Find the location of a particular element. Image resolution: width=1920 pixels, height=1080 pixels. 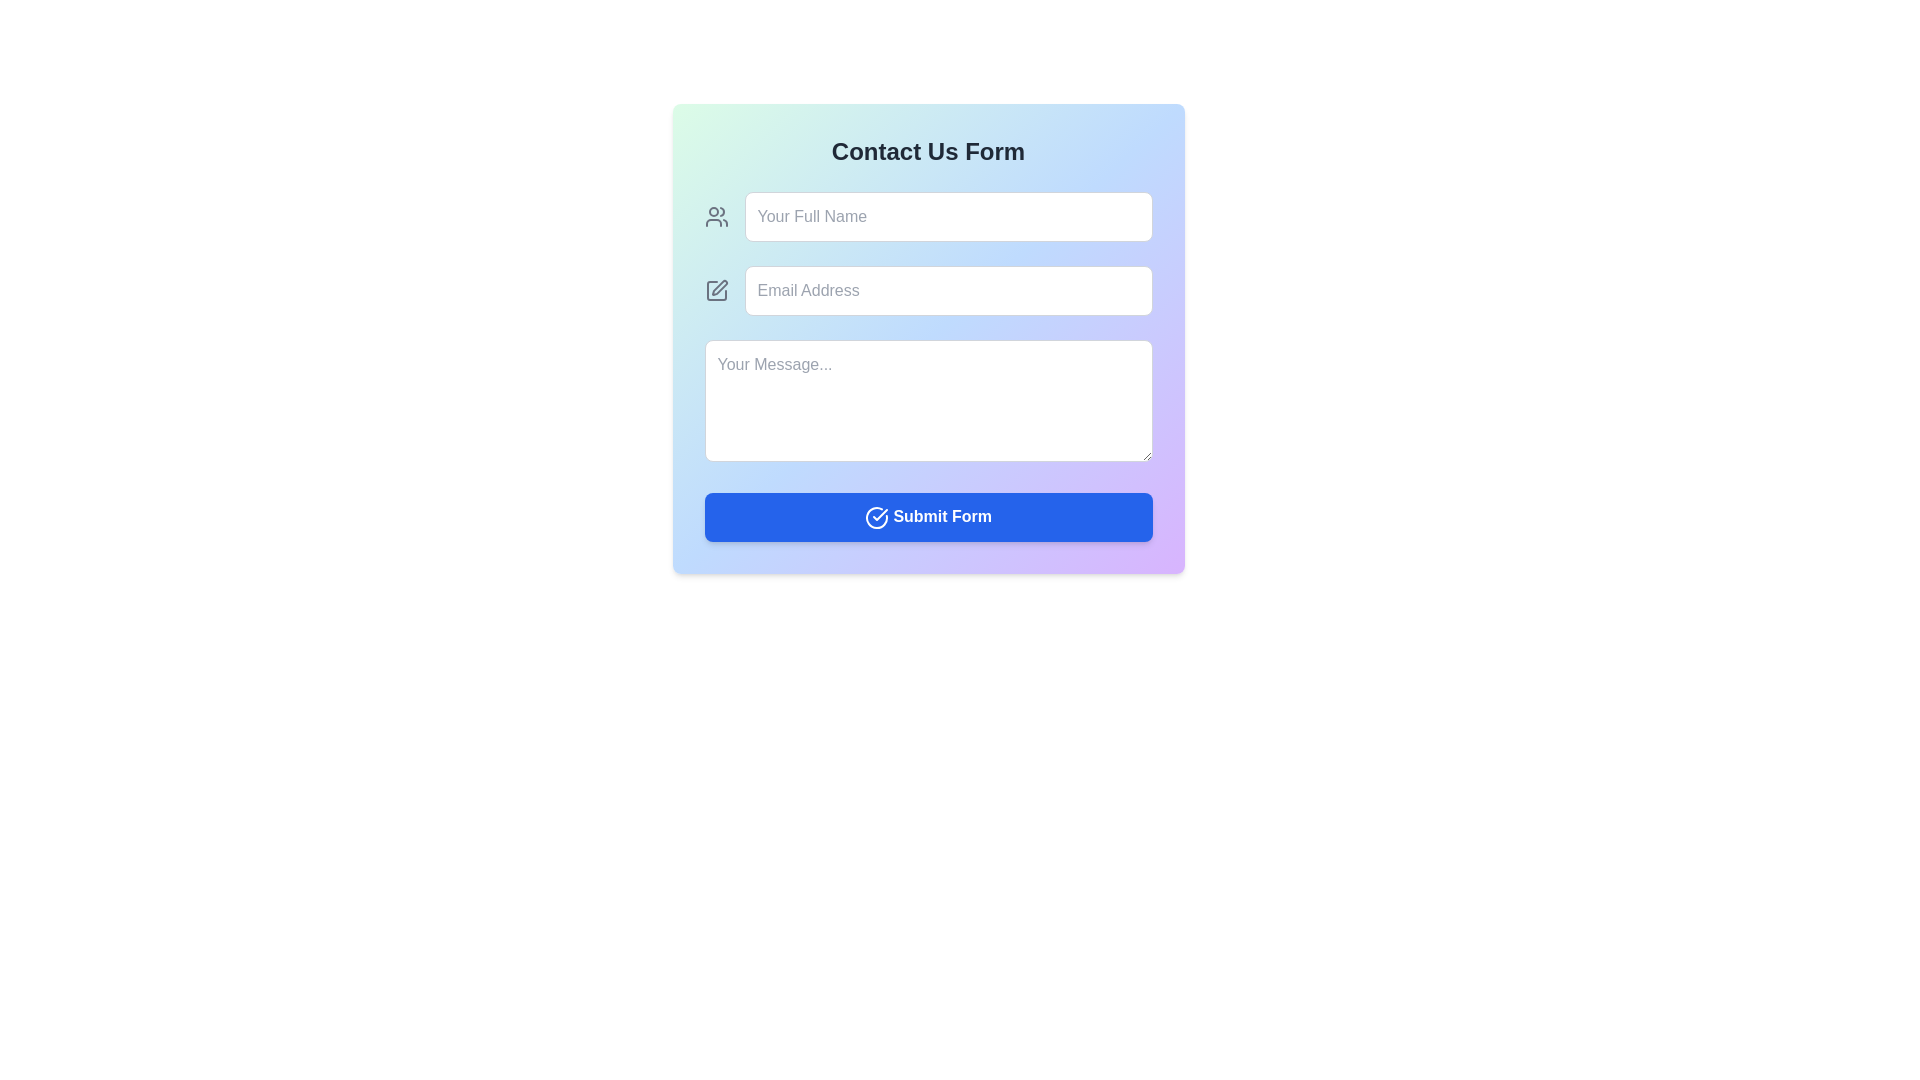

the 'Submit Form' button surrounding the checkmark icon located at the bottom-center of the contact form interface is located at coordinates (880, 513).